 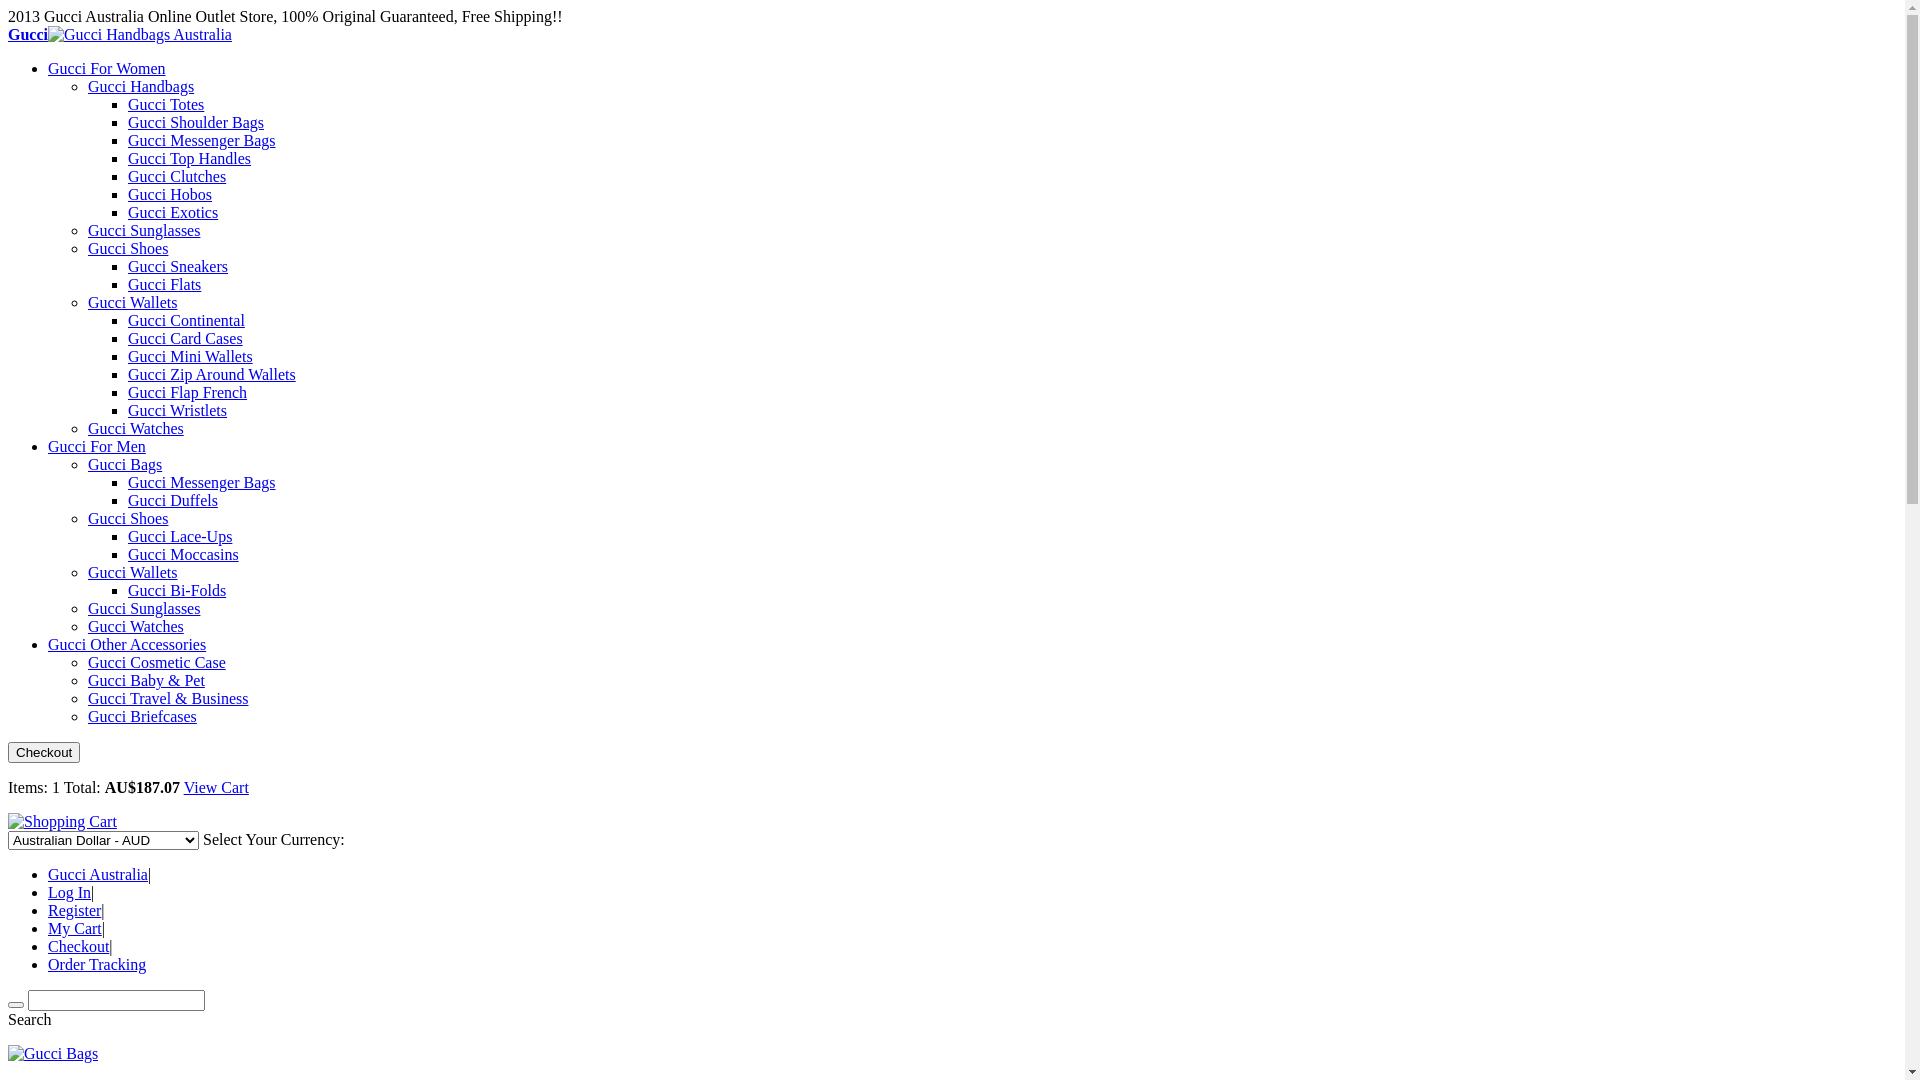 What do you see at coordinates (62, 821) in the screenshot?
I see `'Shopping Cart'` at bounding box center [62, 821].